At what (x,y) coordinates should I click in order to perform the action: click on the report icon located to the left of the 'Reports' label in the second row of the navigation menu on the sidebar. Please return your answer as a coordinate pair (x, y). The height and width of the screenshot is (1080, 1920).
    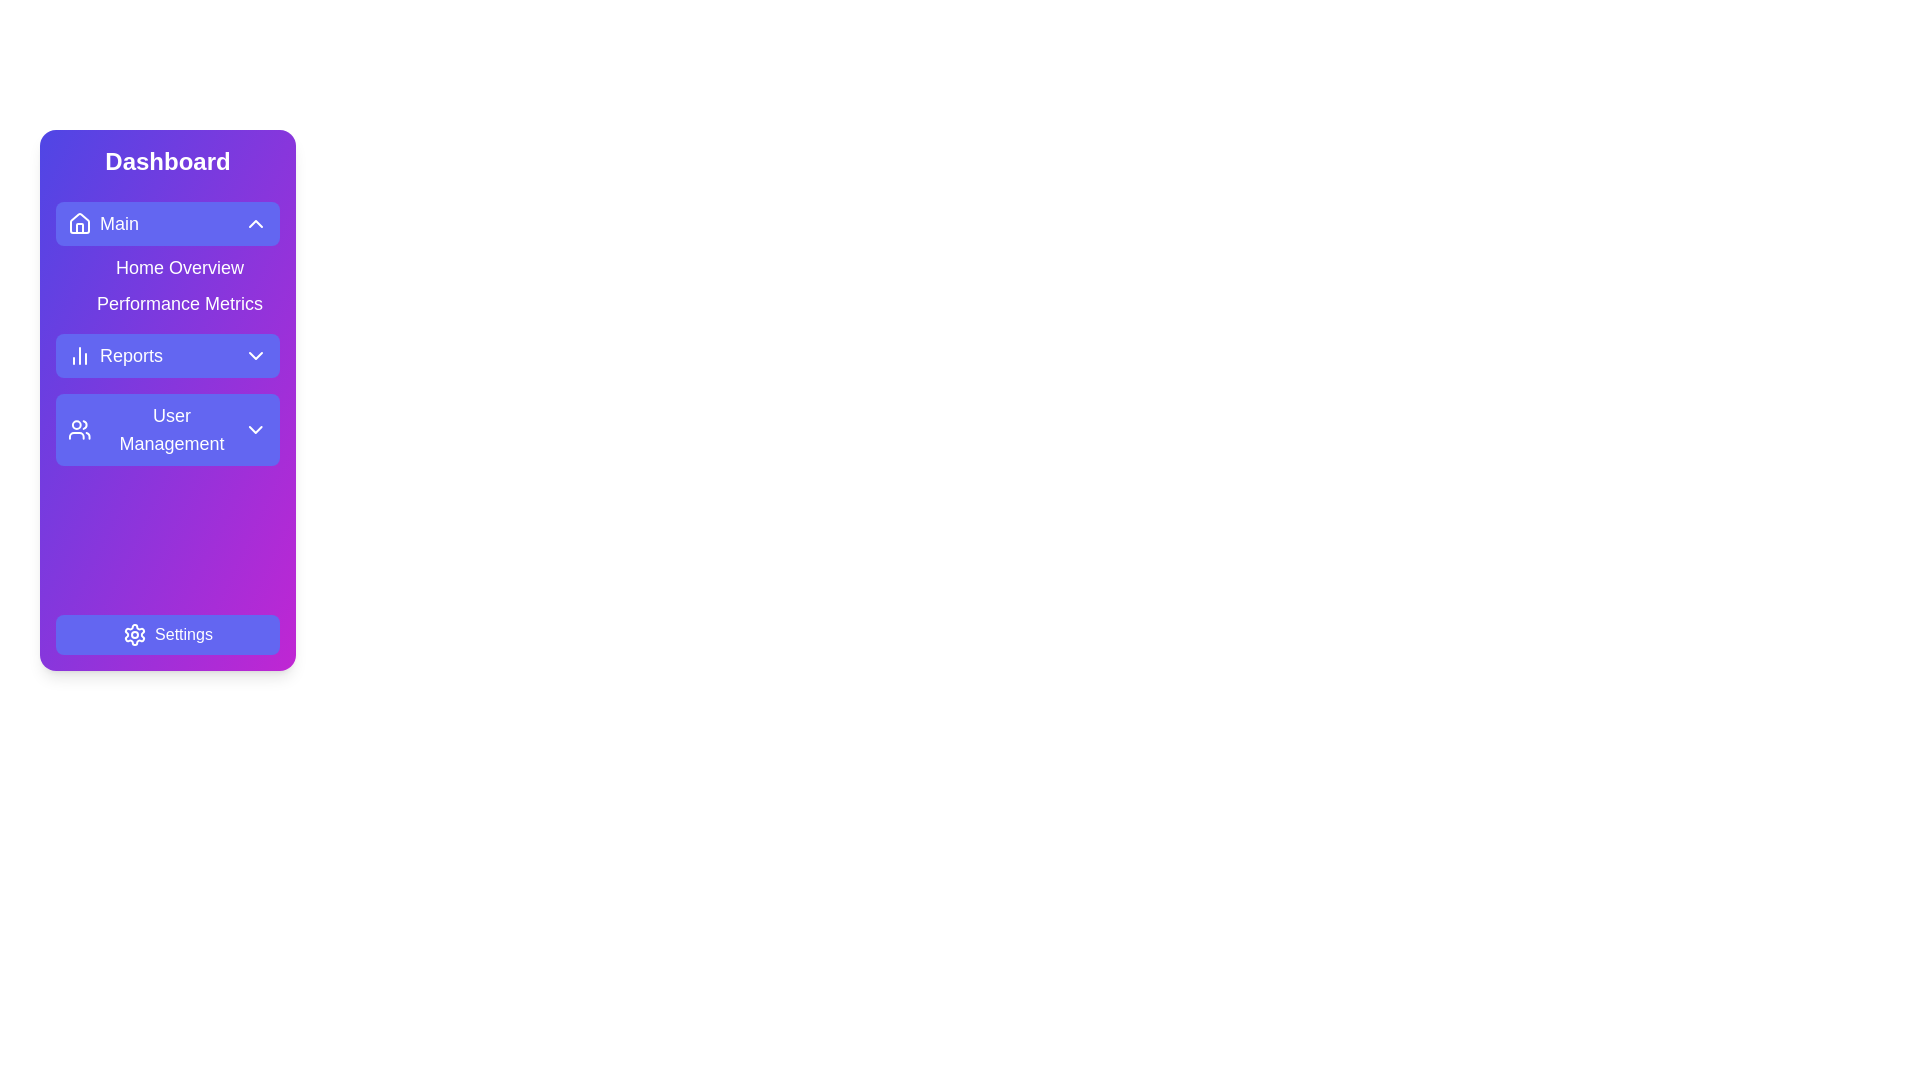
    Looking at the image, I should click on (80, 354).